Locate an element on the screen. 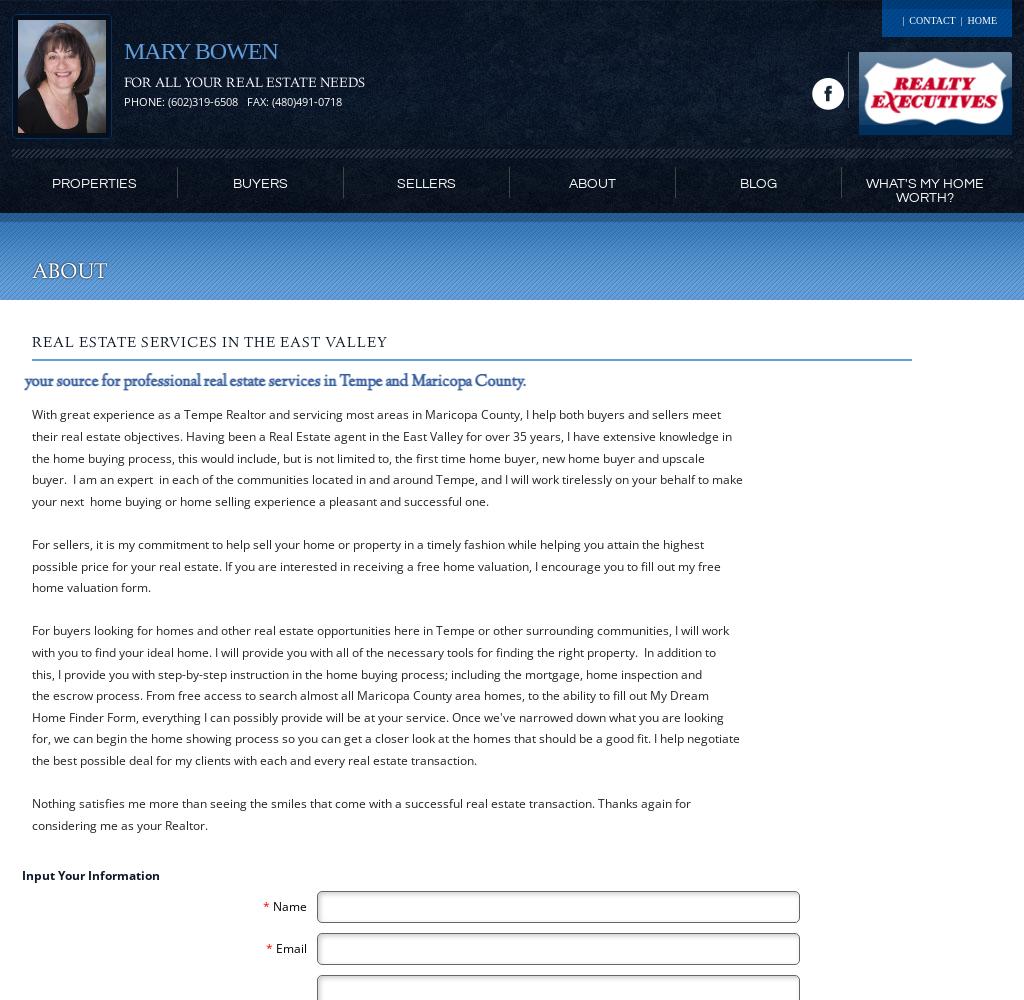 The height and width of the screenshot is (1000, 1024). 'Buyers' is located at coordinates (260, 184).